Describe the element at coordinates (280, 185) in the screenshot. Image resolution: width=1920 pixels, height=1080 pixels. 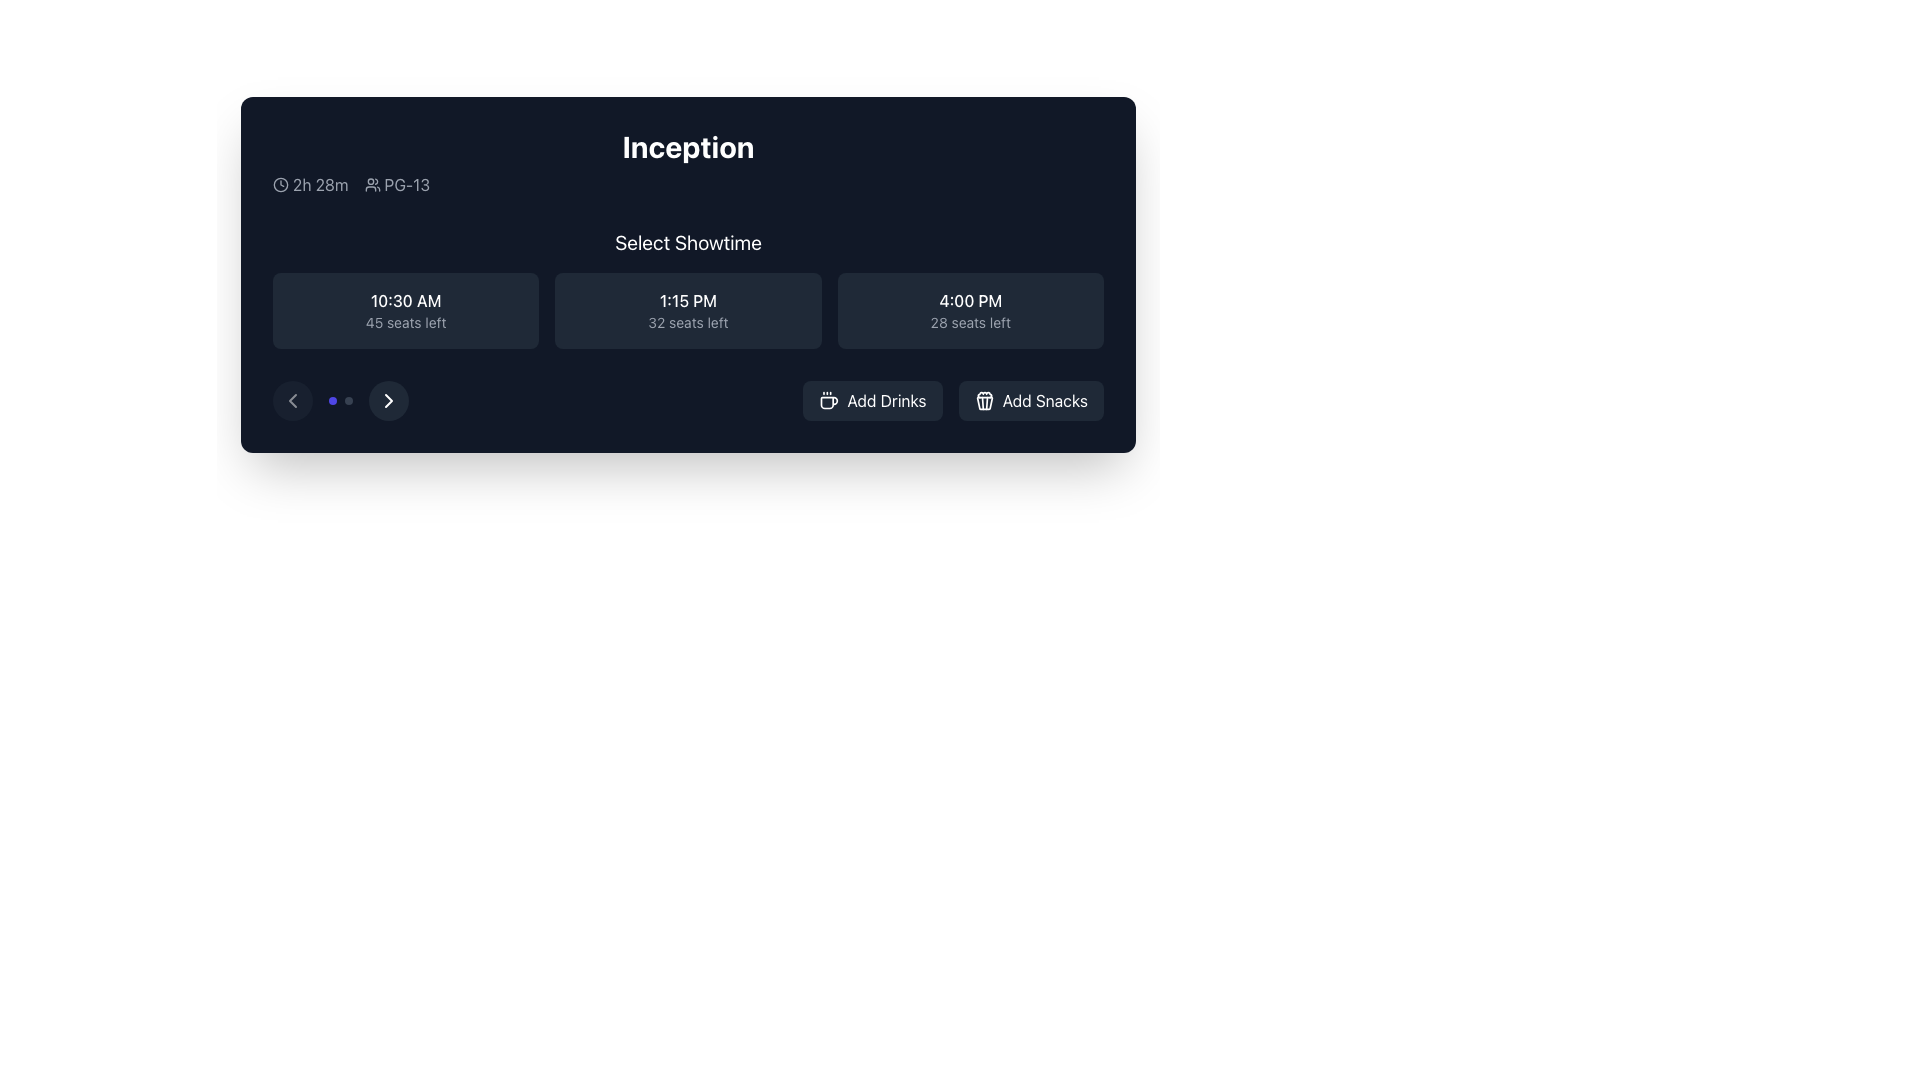
I see `the decorative graphic icon representing a clock, located in the left section of the interface, aligned horizontally with the '2h 28m' text to its right` at that location.